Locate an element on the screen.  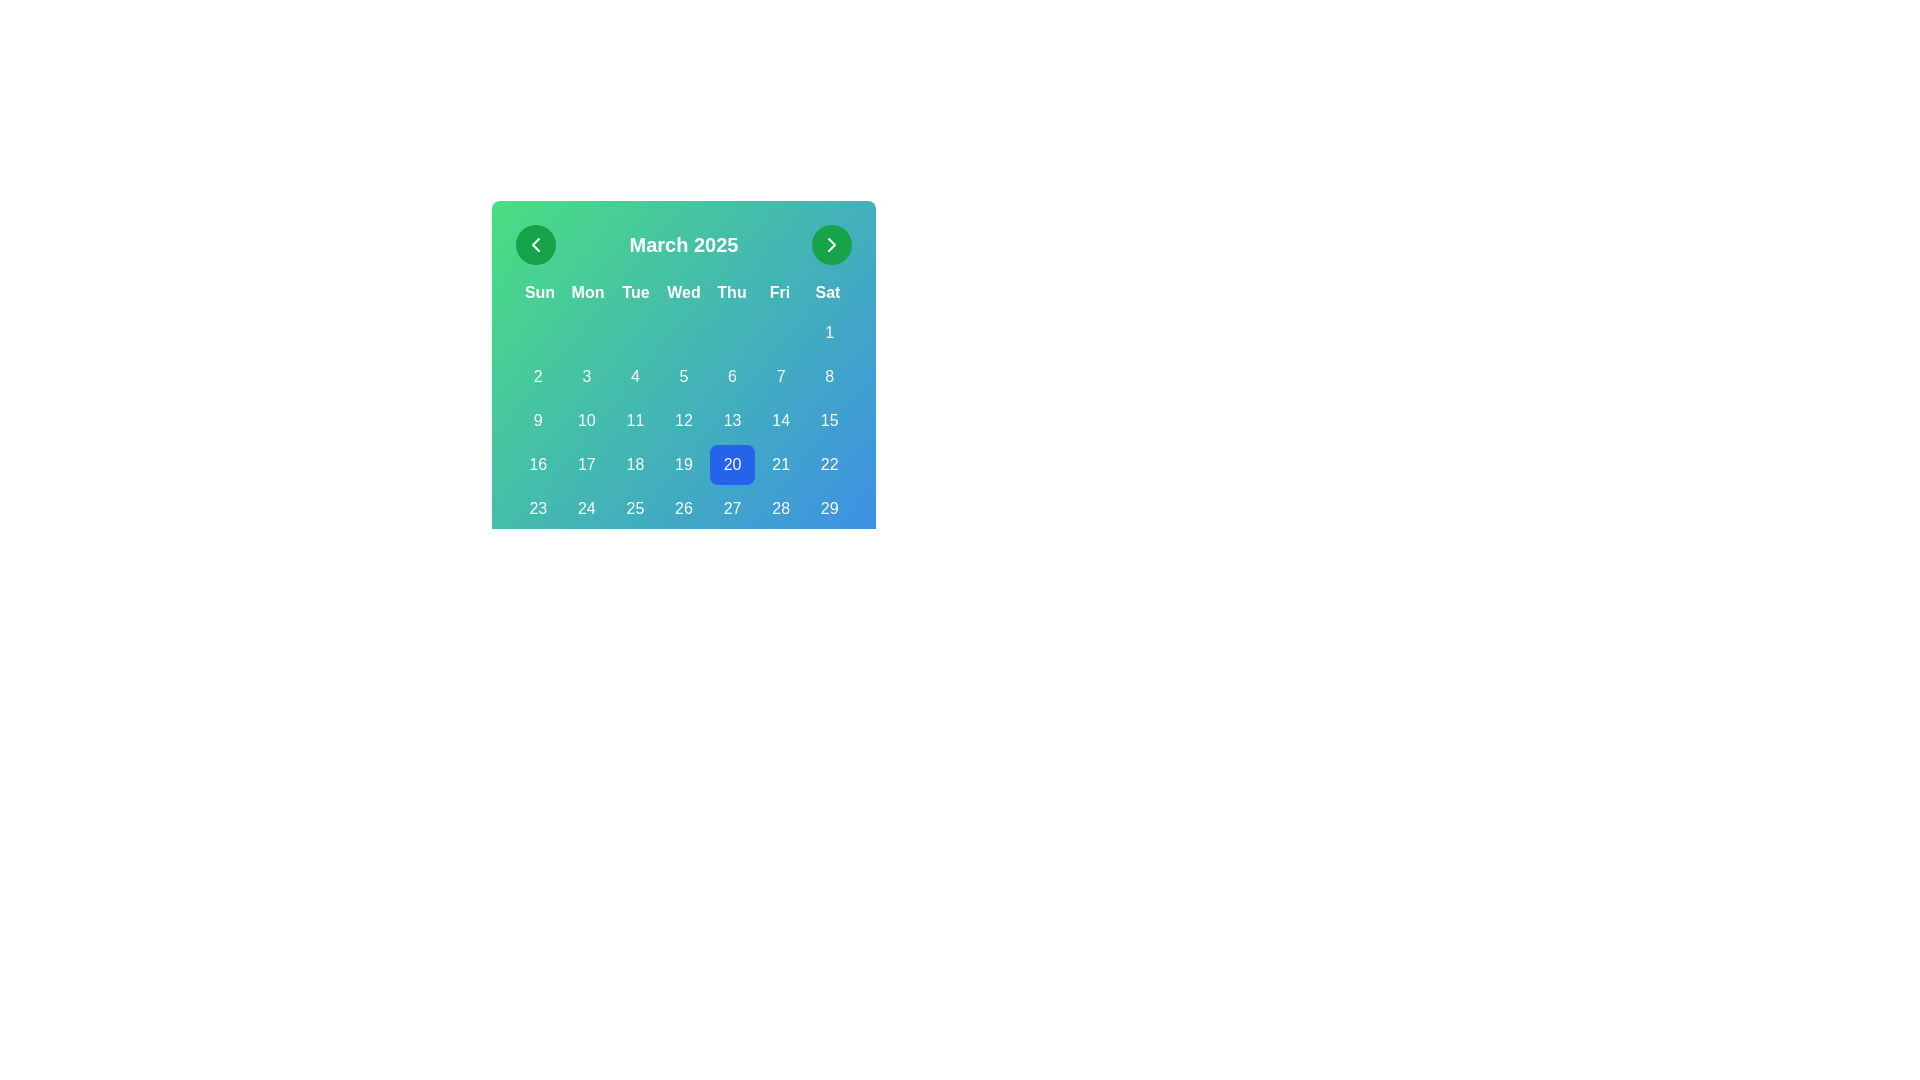
the empty cell in the calendar layout located in the first row and sixth cell from the left is located at coordinates (780, 331).